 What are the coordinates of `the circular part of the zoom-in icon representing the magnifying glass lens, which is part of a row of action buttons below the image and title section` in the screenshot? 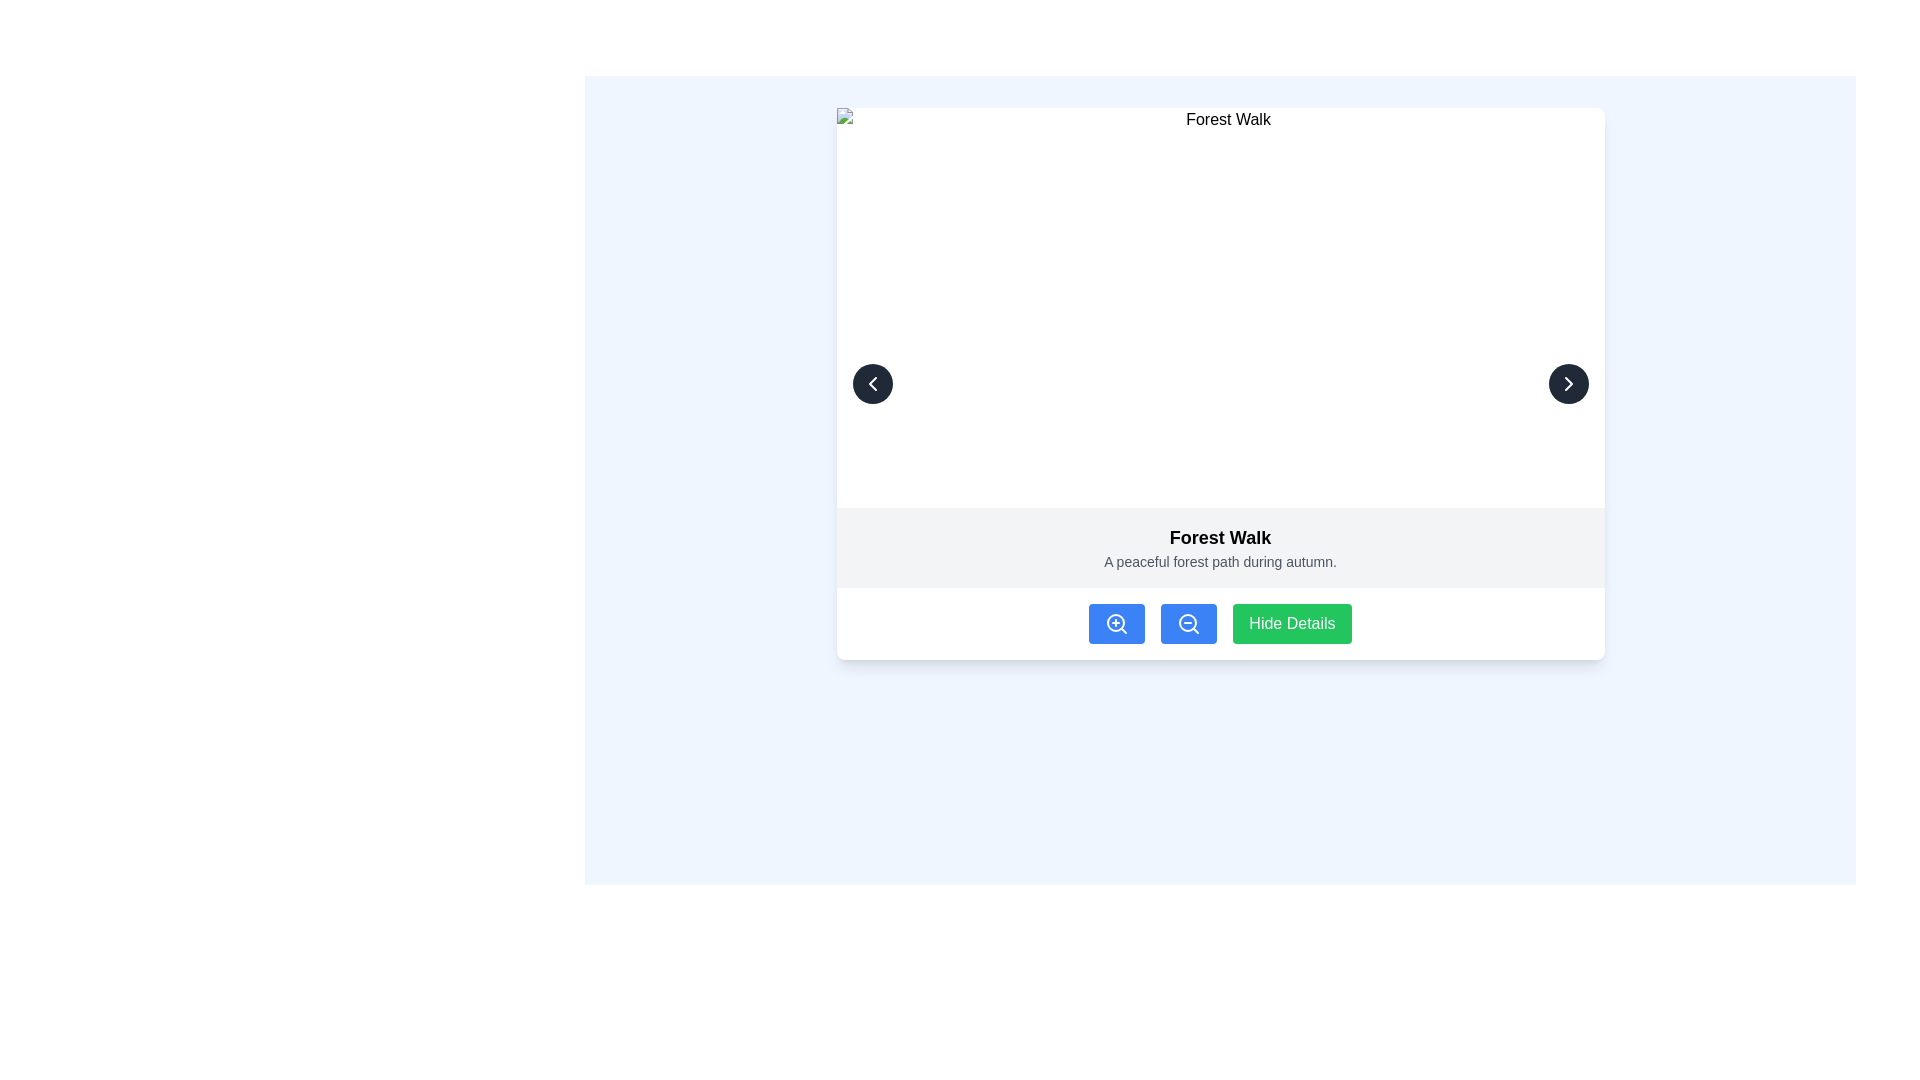 It's located at (1115, 622).